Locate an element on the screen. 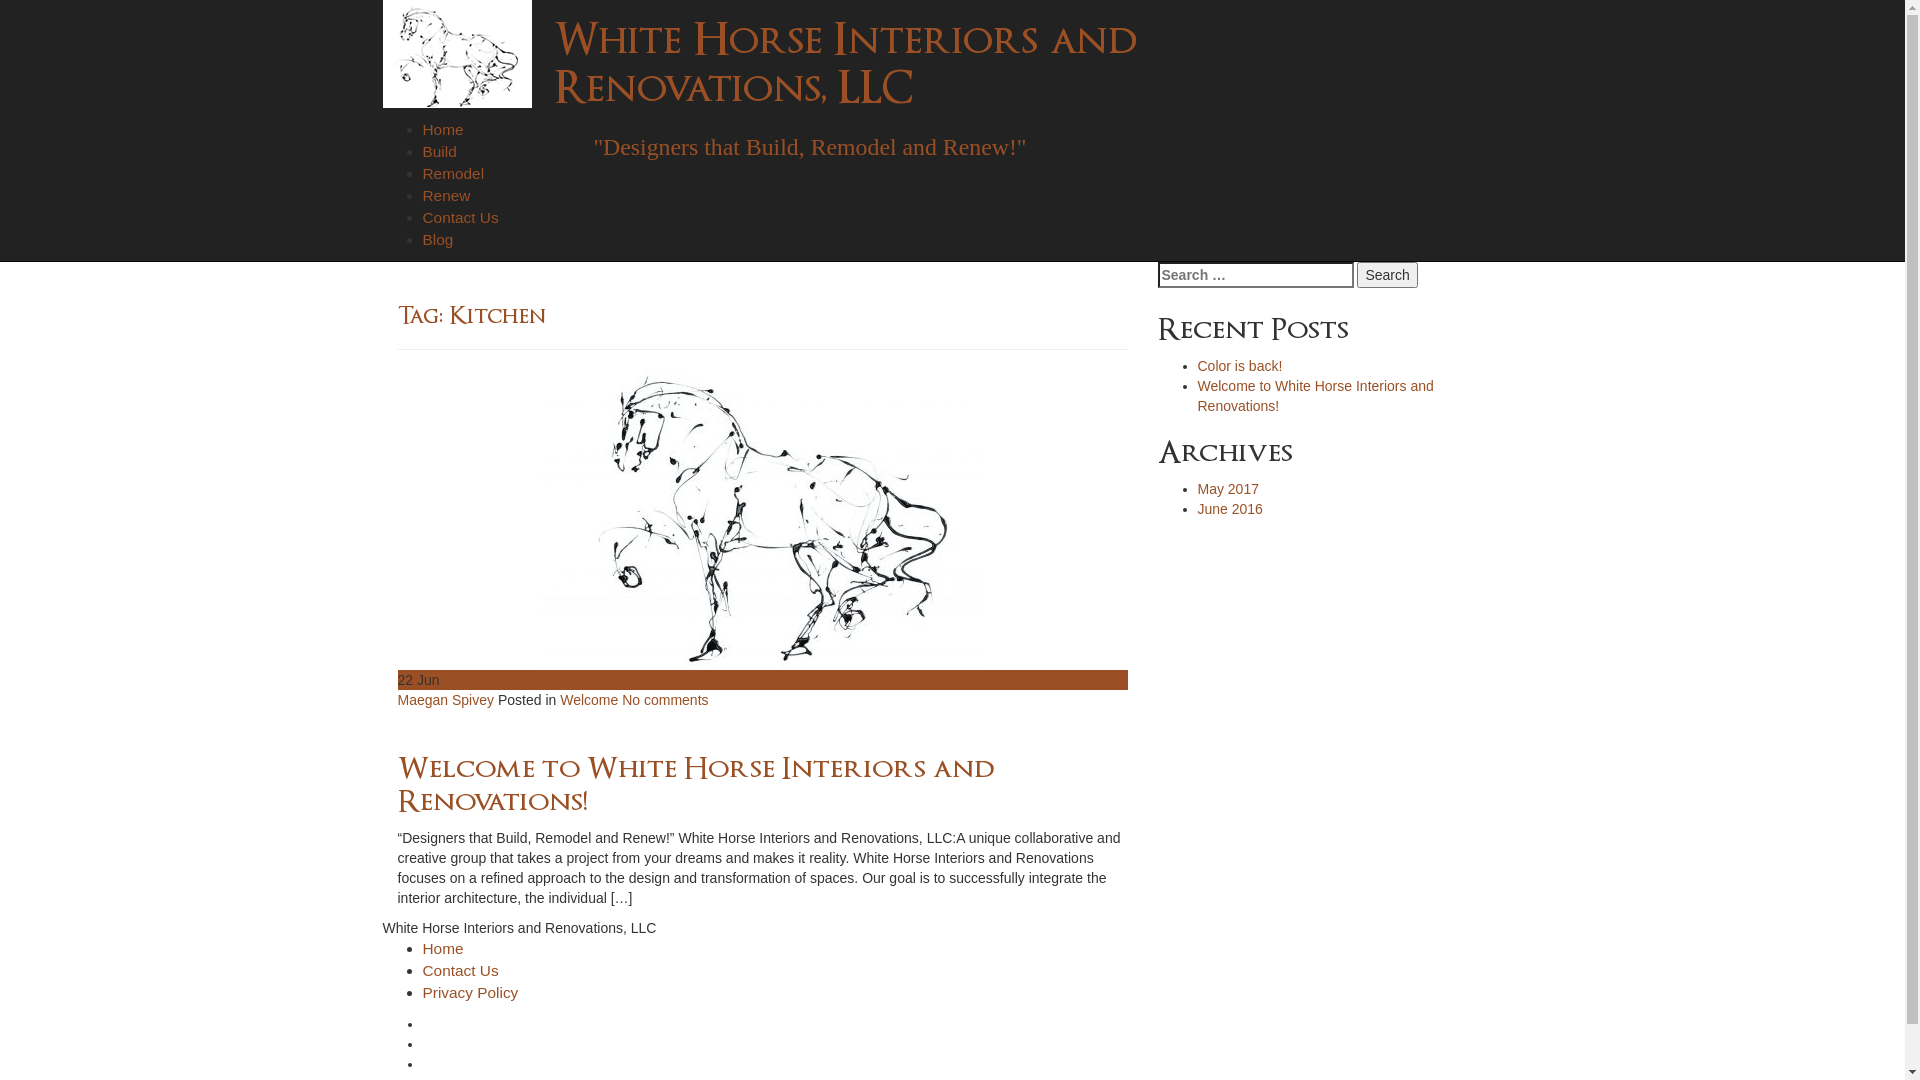 The height and width of the screenshot is (1080, 1920). 'Home' is located at coordinates (441, 947).